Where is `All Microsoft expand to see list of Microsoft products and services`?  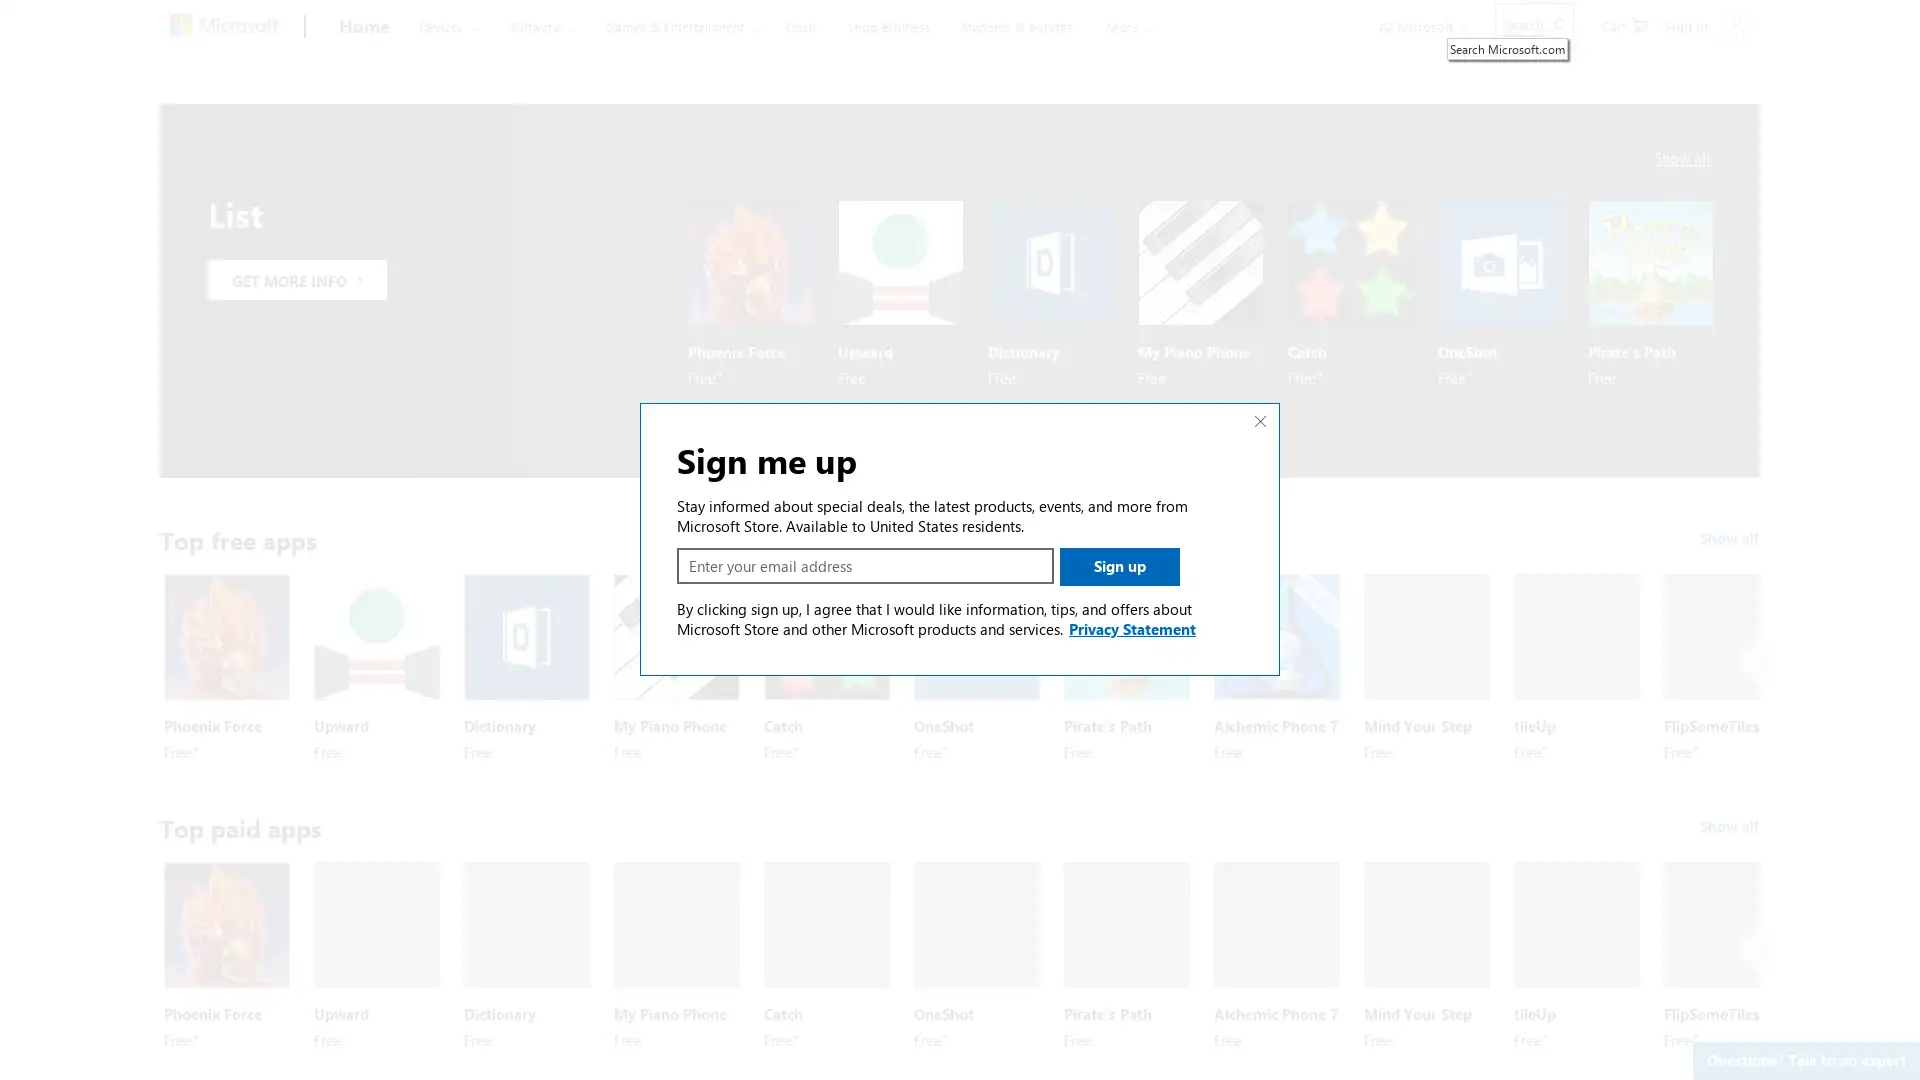 All Microsoft expand to see list of Microsoft products and services is located at coordinates (1419, 26).